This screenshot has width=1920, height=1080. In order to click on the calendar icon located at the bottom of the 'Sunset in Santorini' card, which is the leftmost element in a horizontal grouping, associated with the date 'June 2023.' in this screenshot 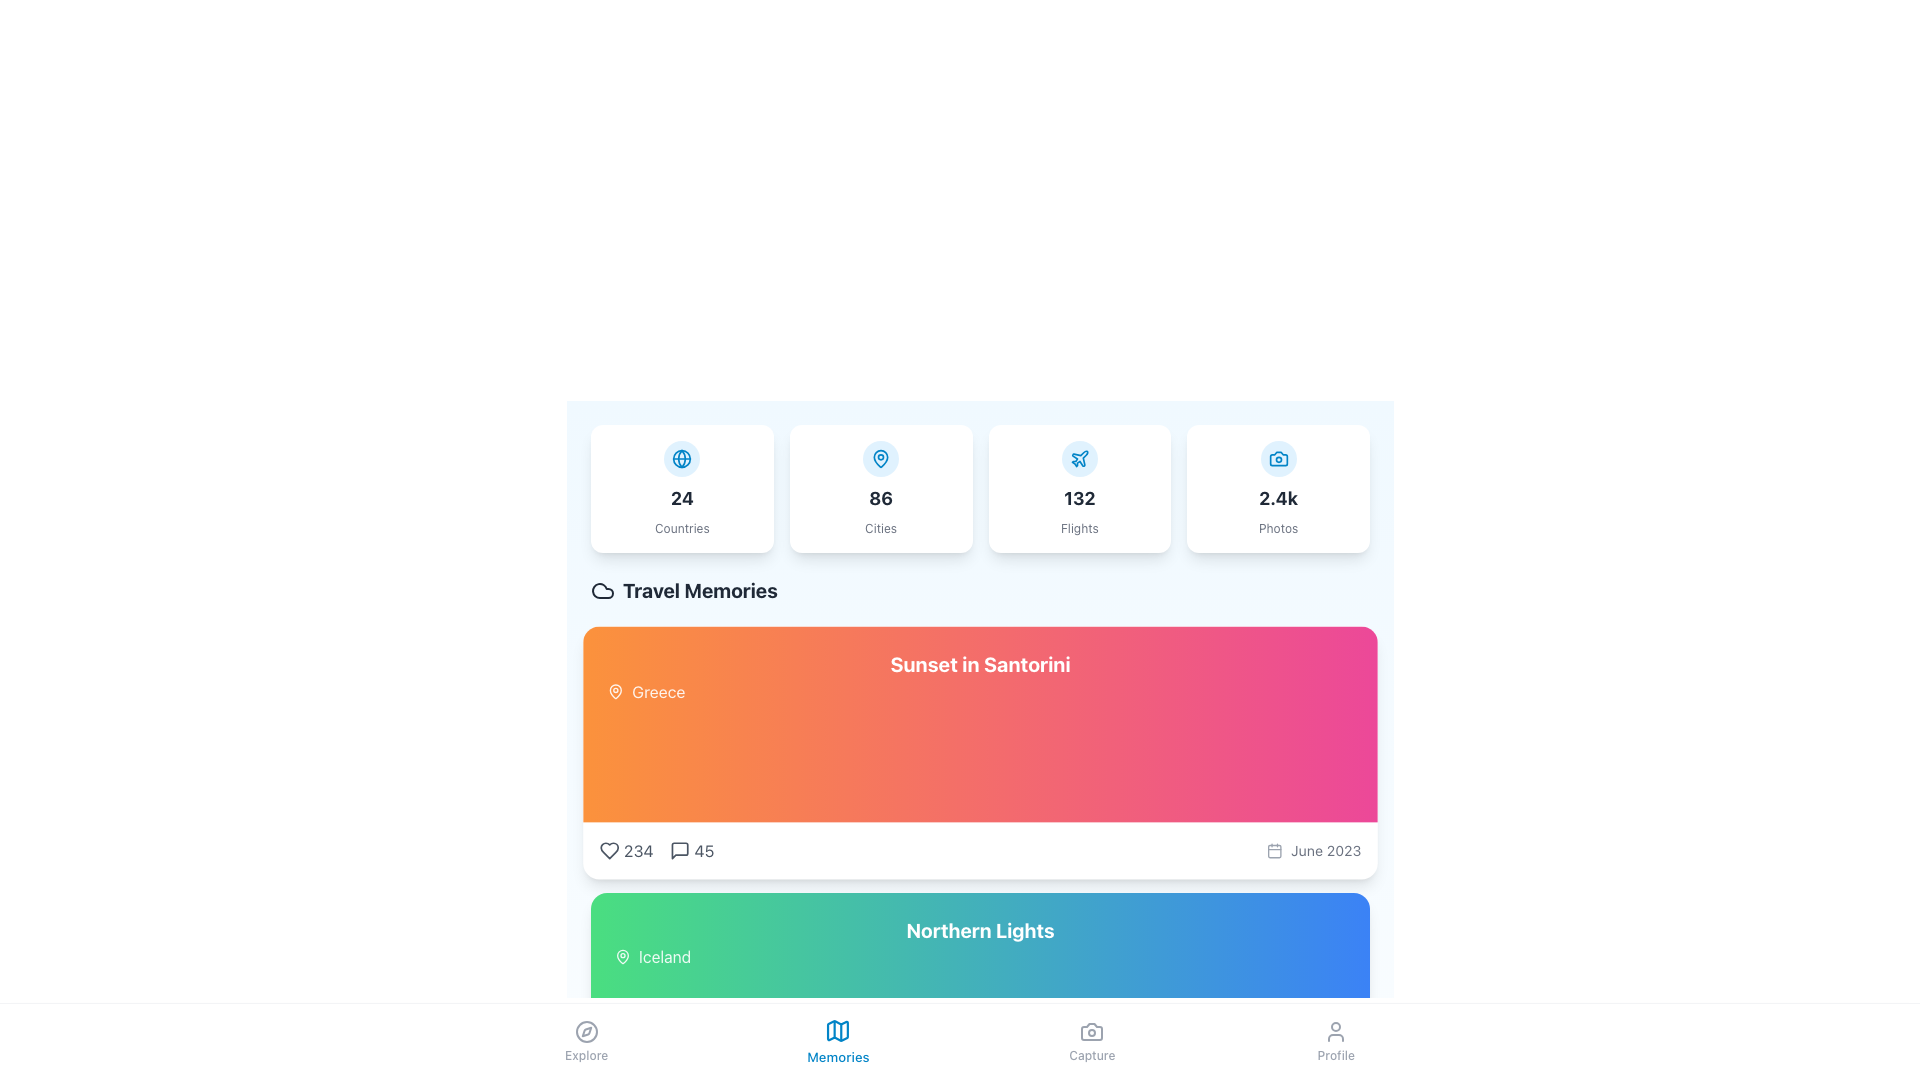, I will do `click(1273, 850)`.